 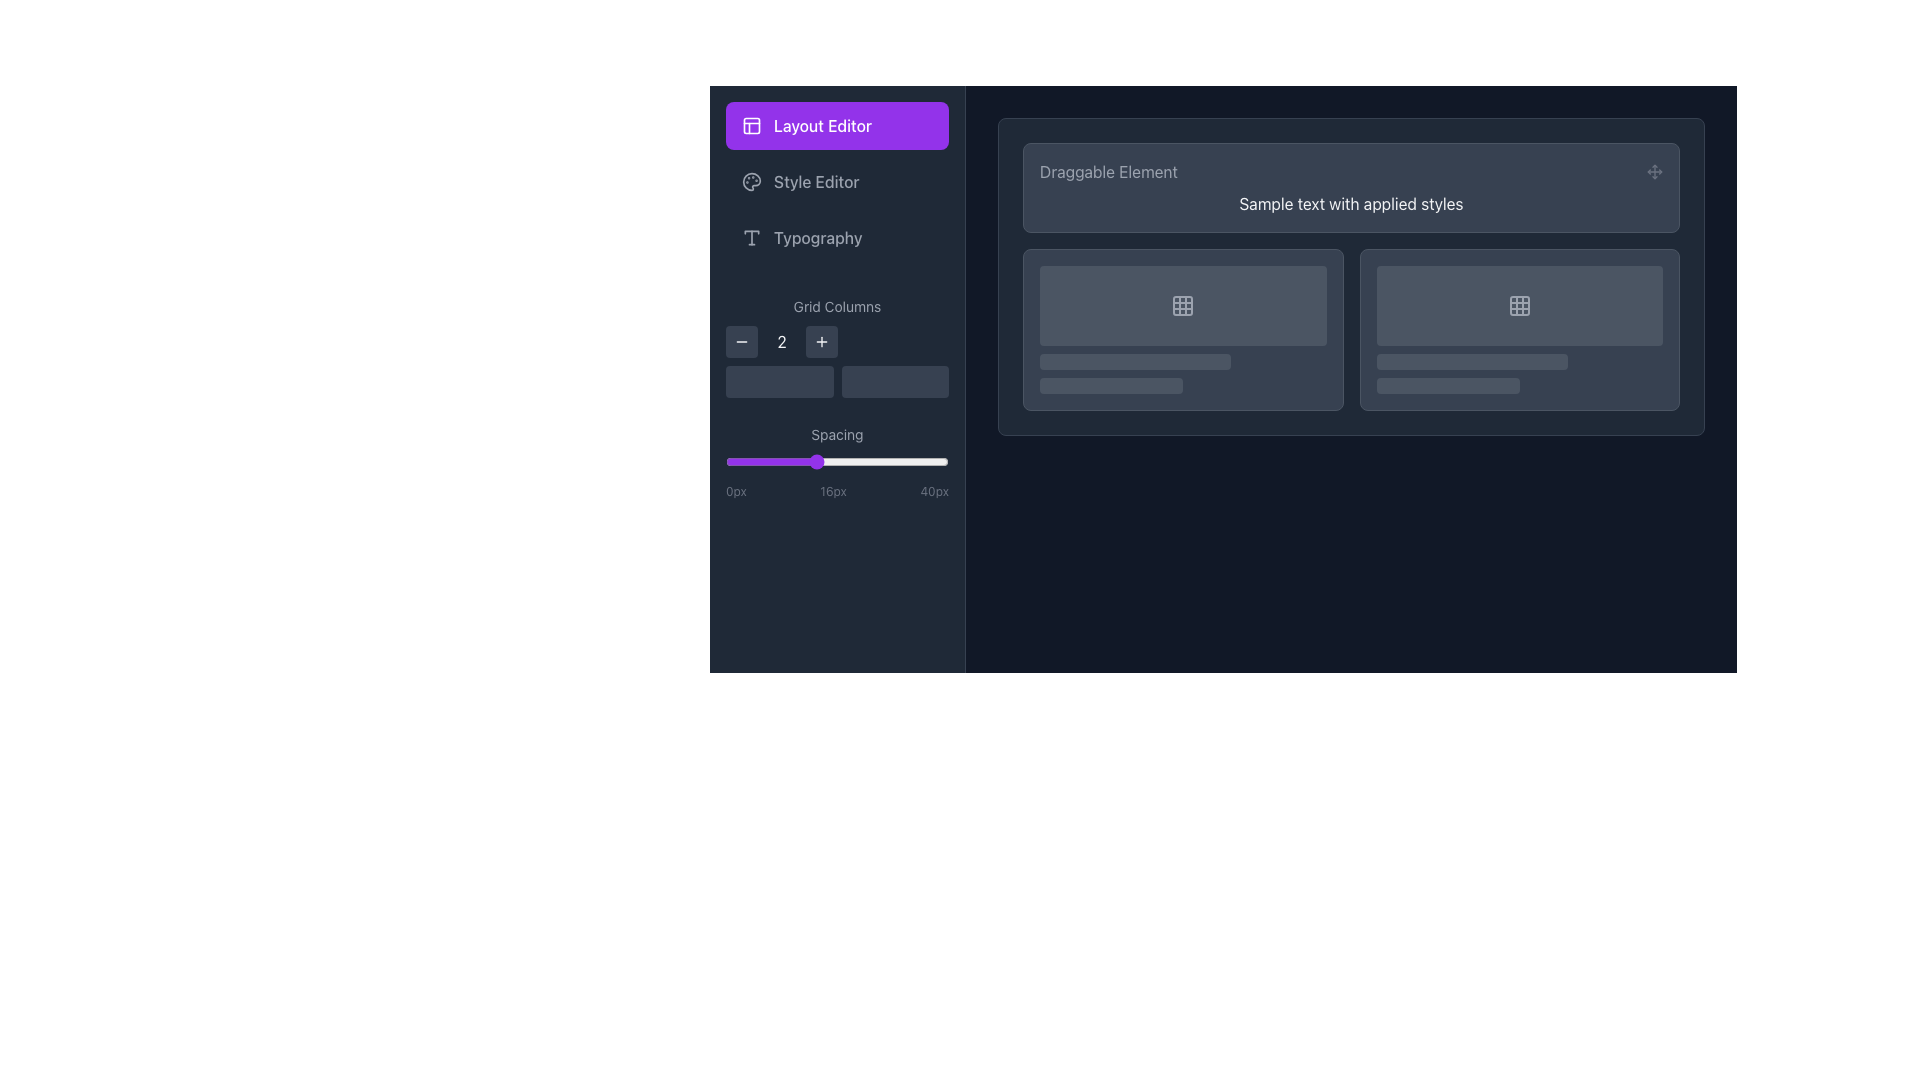 I want to click on the spacing value, so click(x=931, y=462).